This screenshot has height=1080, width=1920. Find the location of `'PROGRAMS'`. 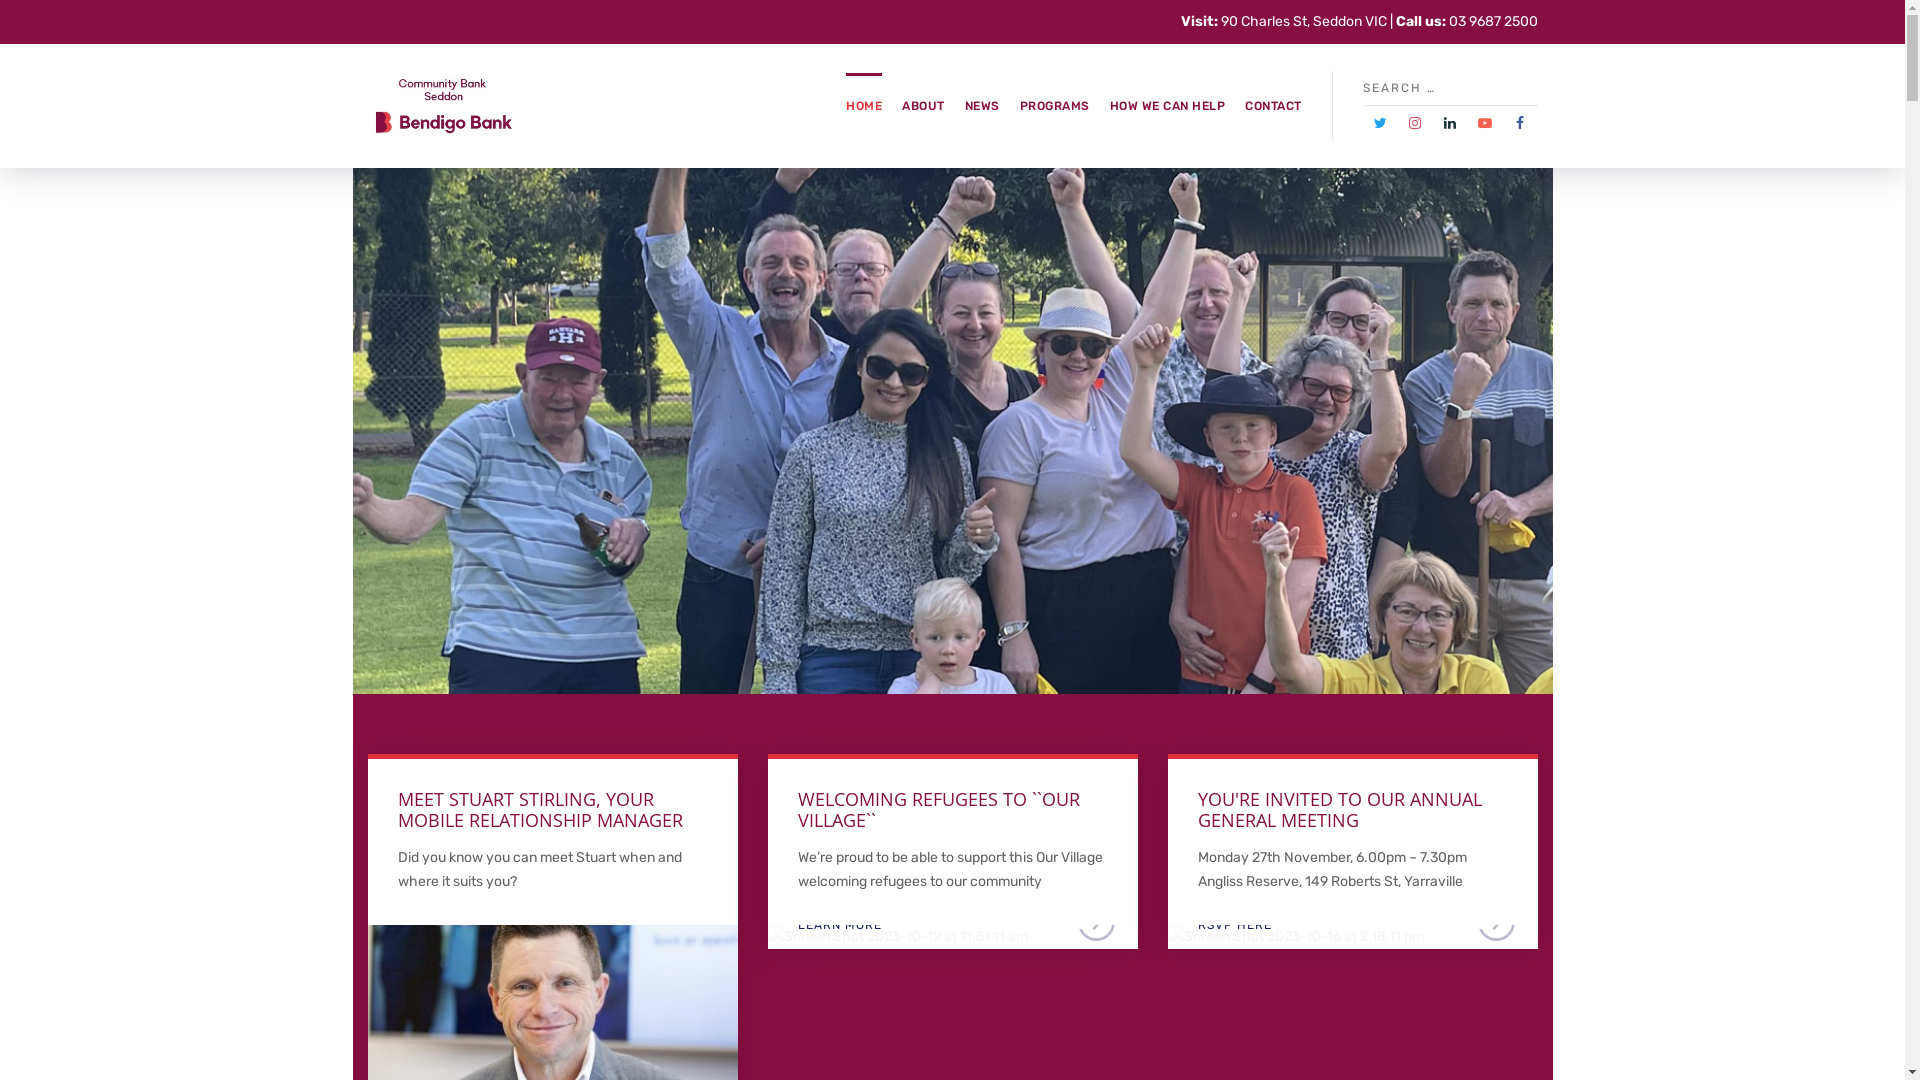

'PROGRAMS' is located at coordinates (1054, 106).